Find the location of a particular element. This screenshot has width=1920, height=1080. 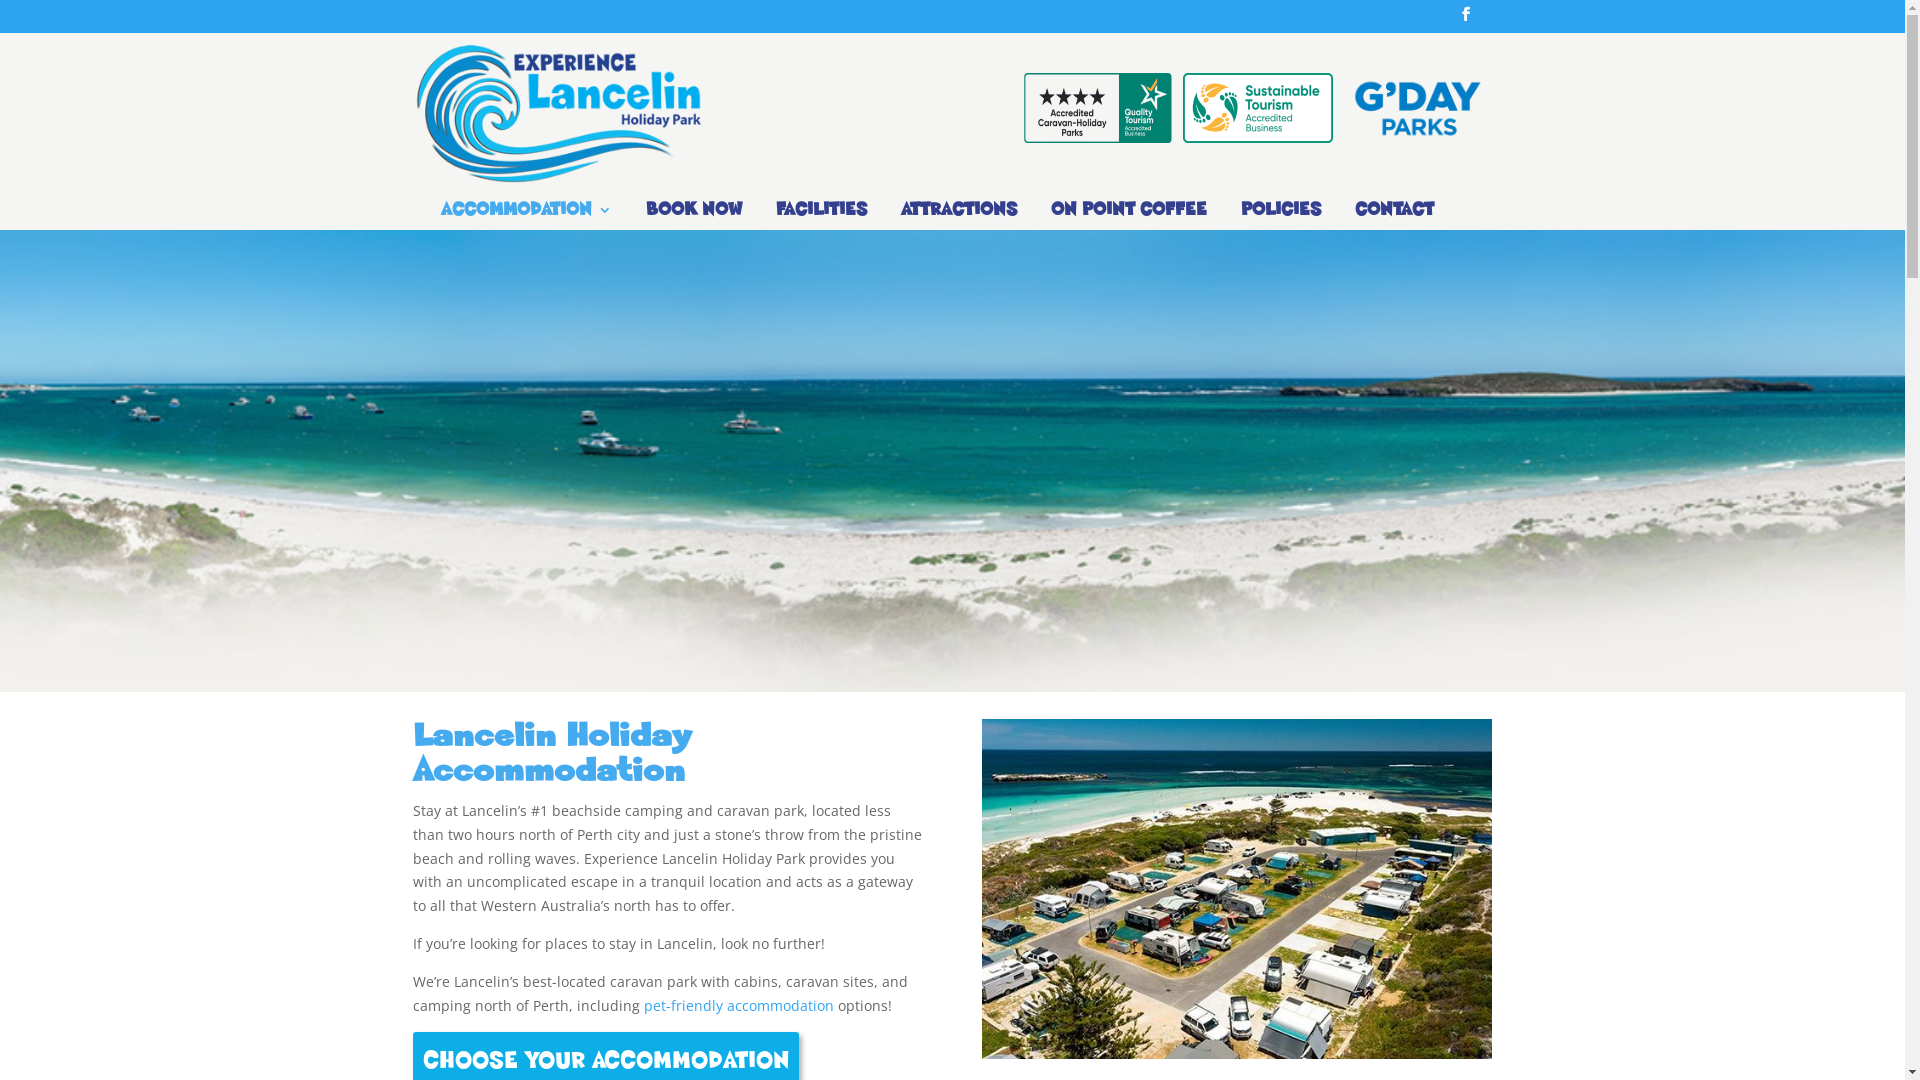

'FACILITIES' is located at coordinates (821, 215).